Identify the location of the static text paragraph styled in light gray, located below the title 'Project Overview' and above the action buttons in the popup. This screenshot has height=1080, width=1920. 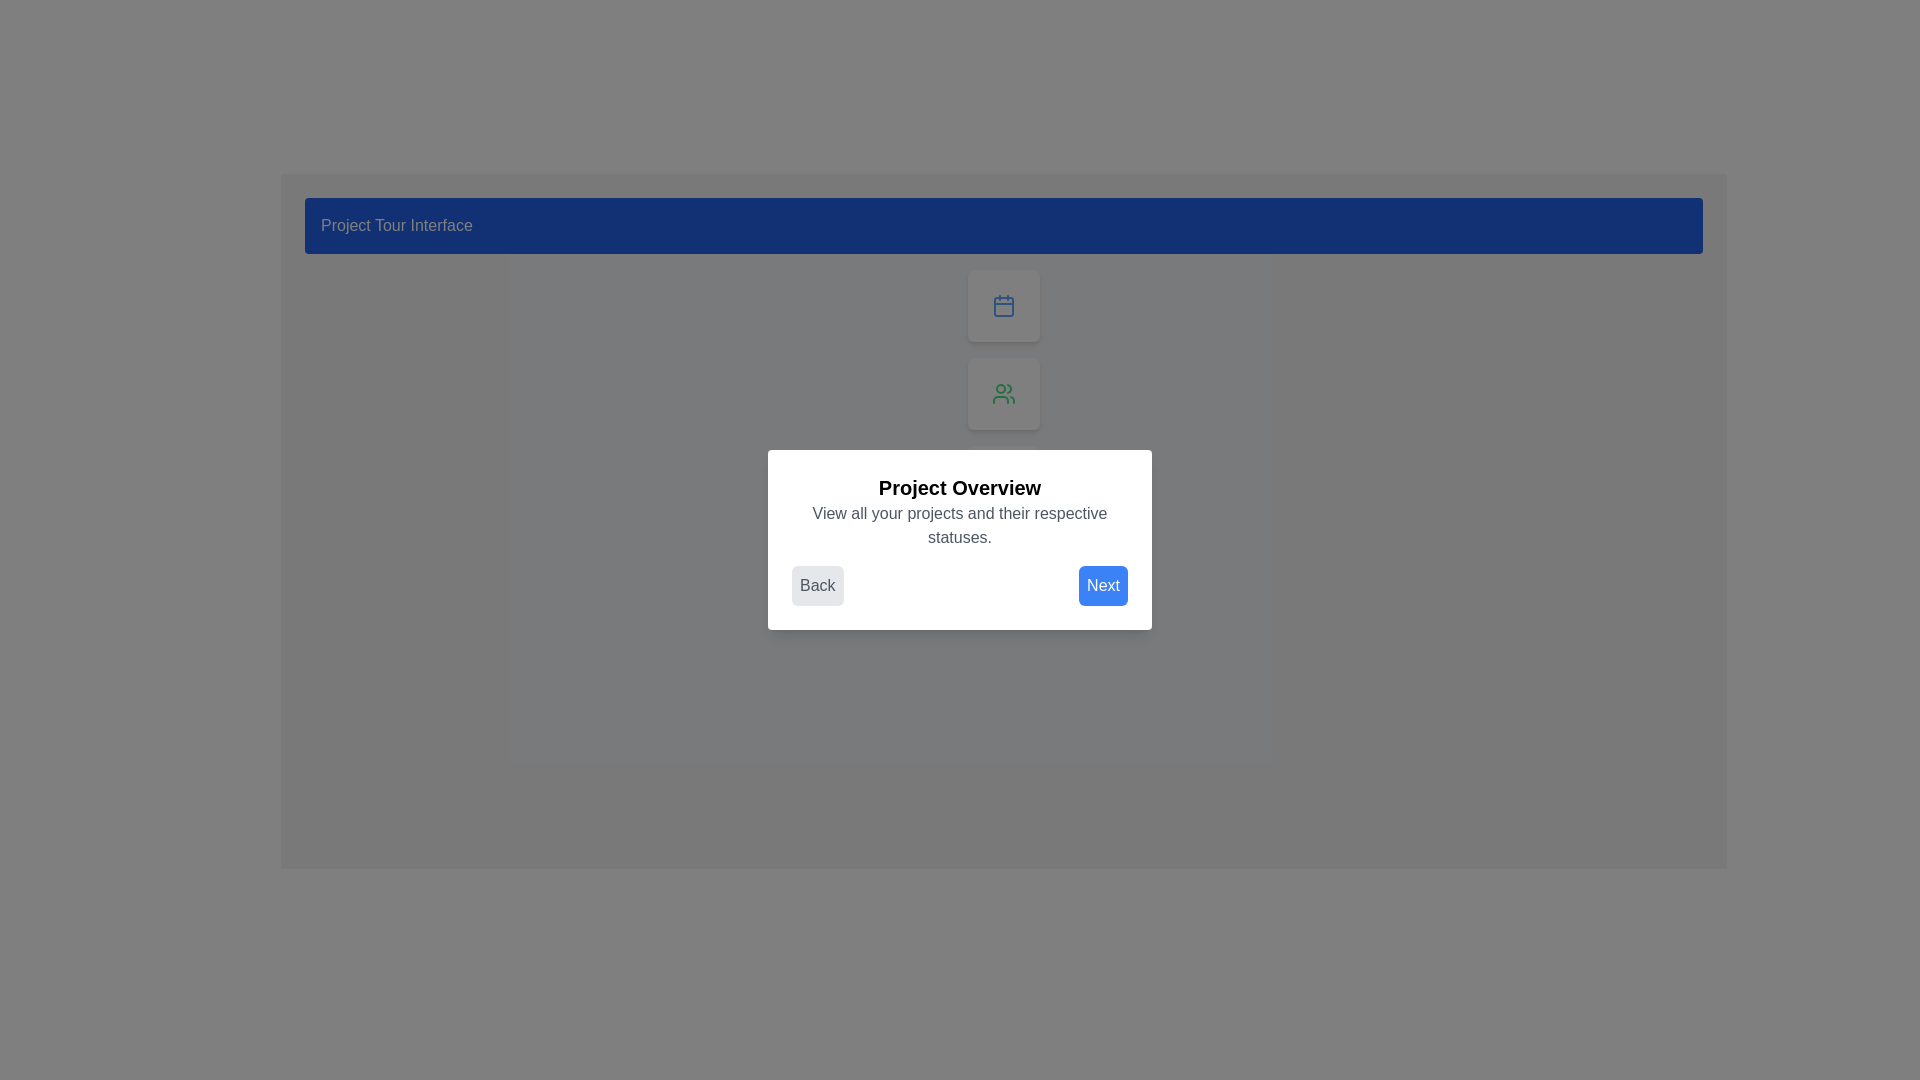
(960, 524).